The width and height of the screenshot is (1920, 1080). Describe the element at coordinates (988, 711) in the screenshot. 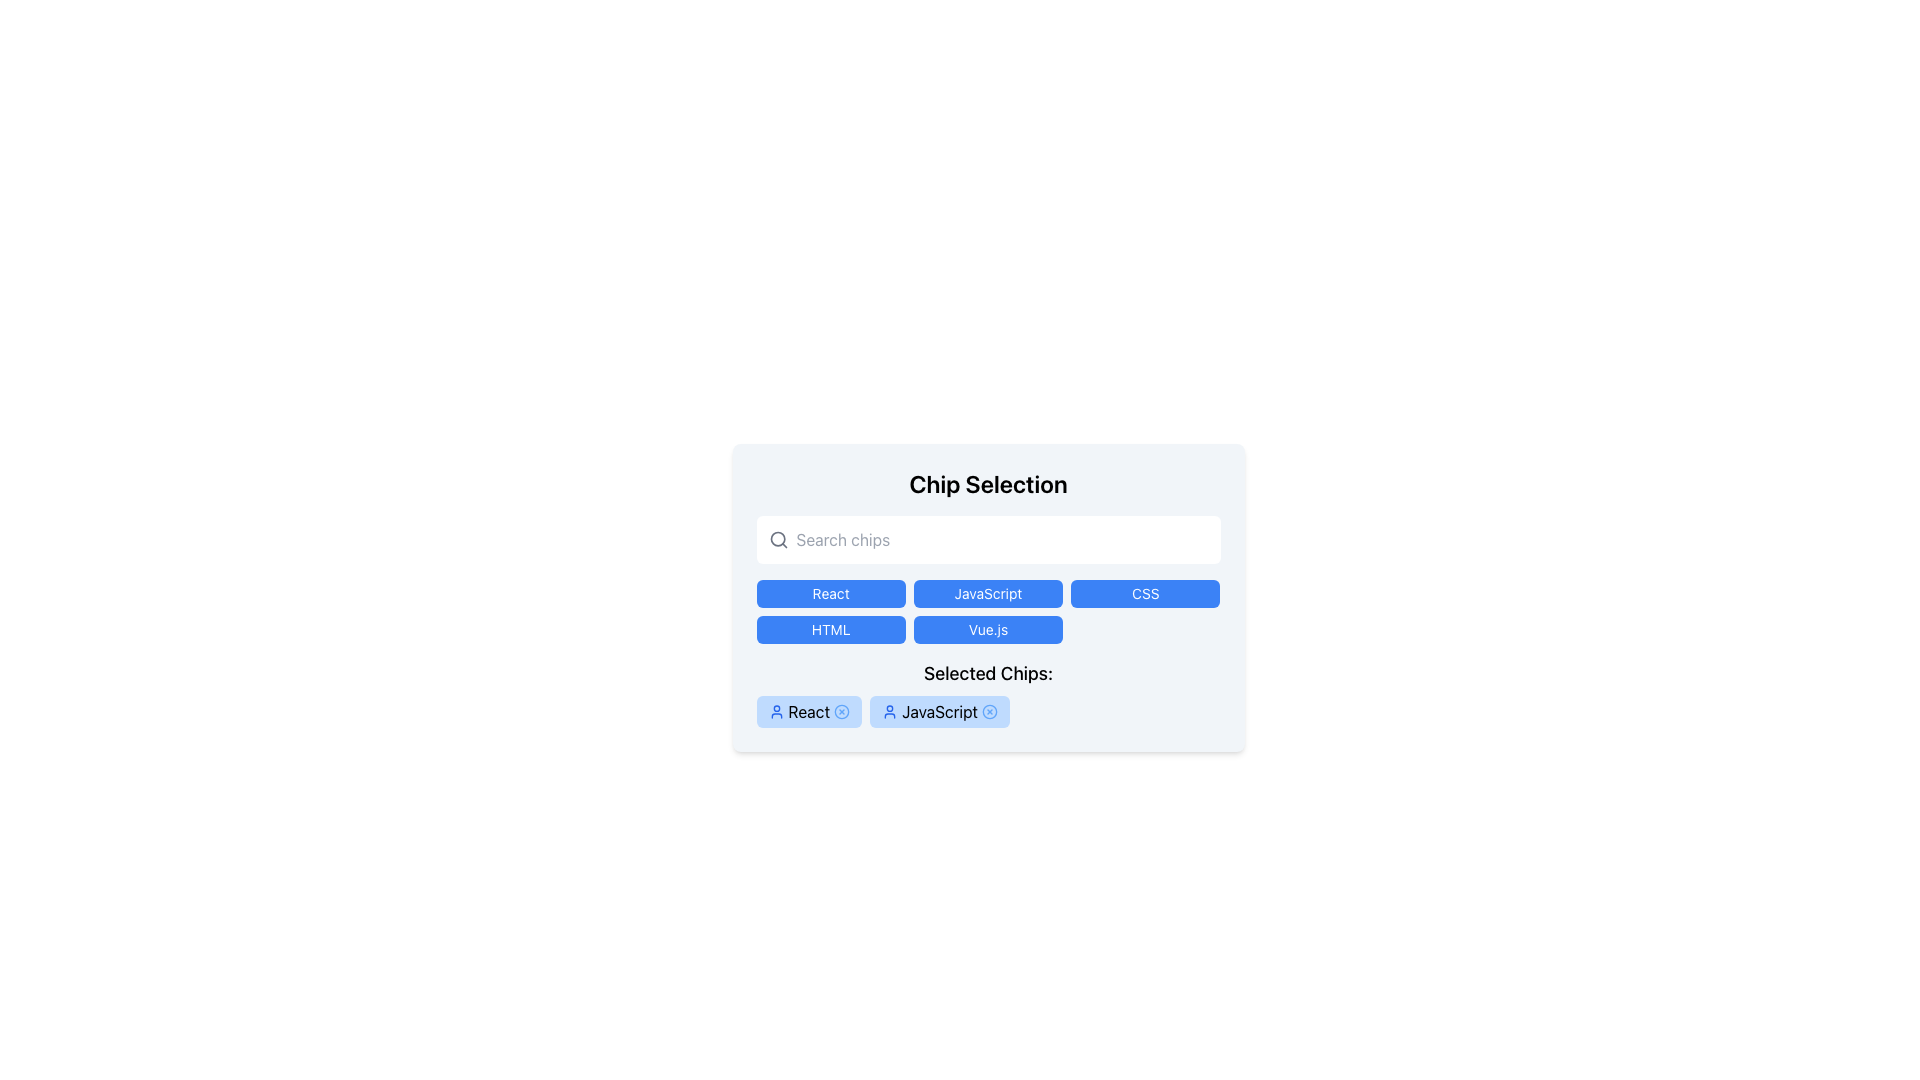

I see `the selected chips, currently displaying 'React' and 'JavaScript'` at that location.